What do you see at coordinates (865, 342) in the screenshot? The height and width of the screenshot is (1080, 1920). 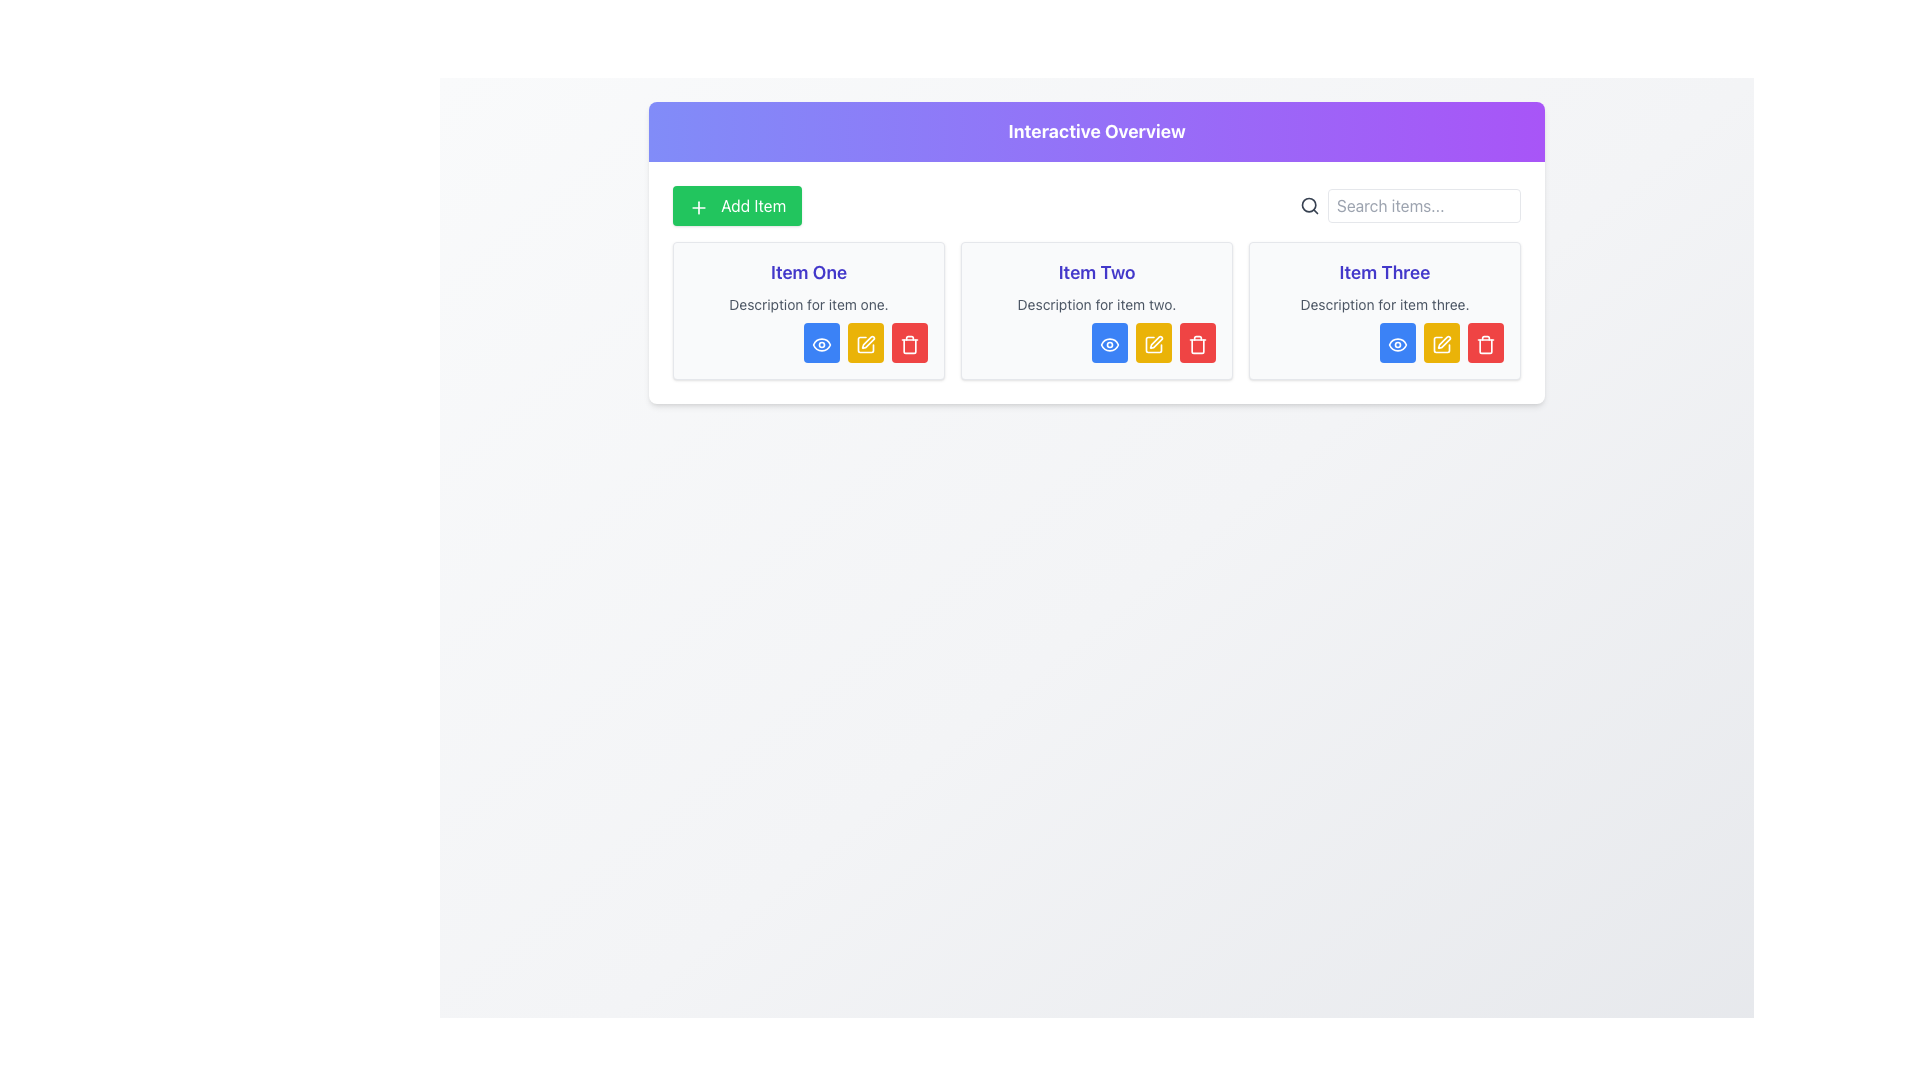 I see `the edit icon located in the bottom row of the icons in the 'Item One' card` at bounding box center [865, 342].